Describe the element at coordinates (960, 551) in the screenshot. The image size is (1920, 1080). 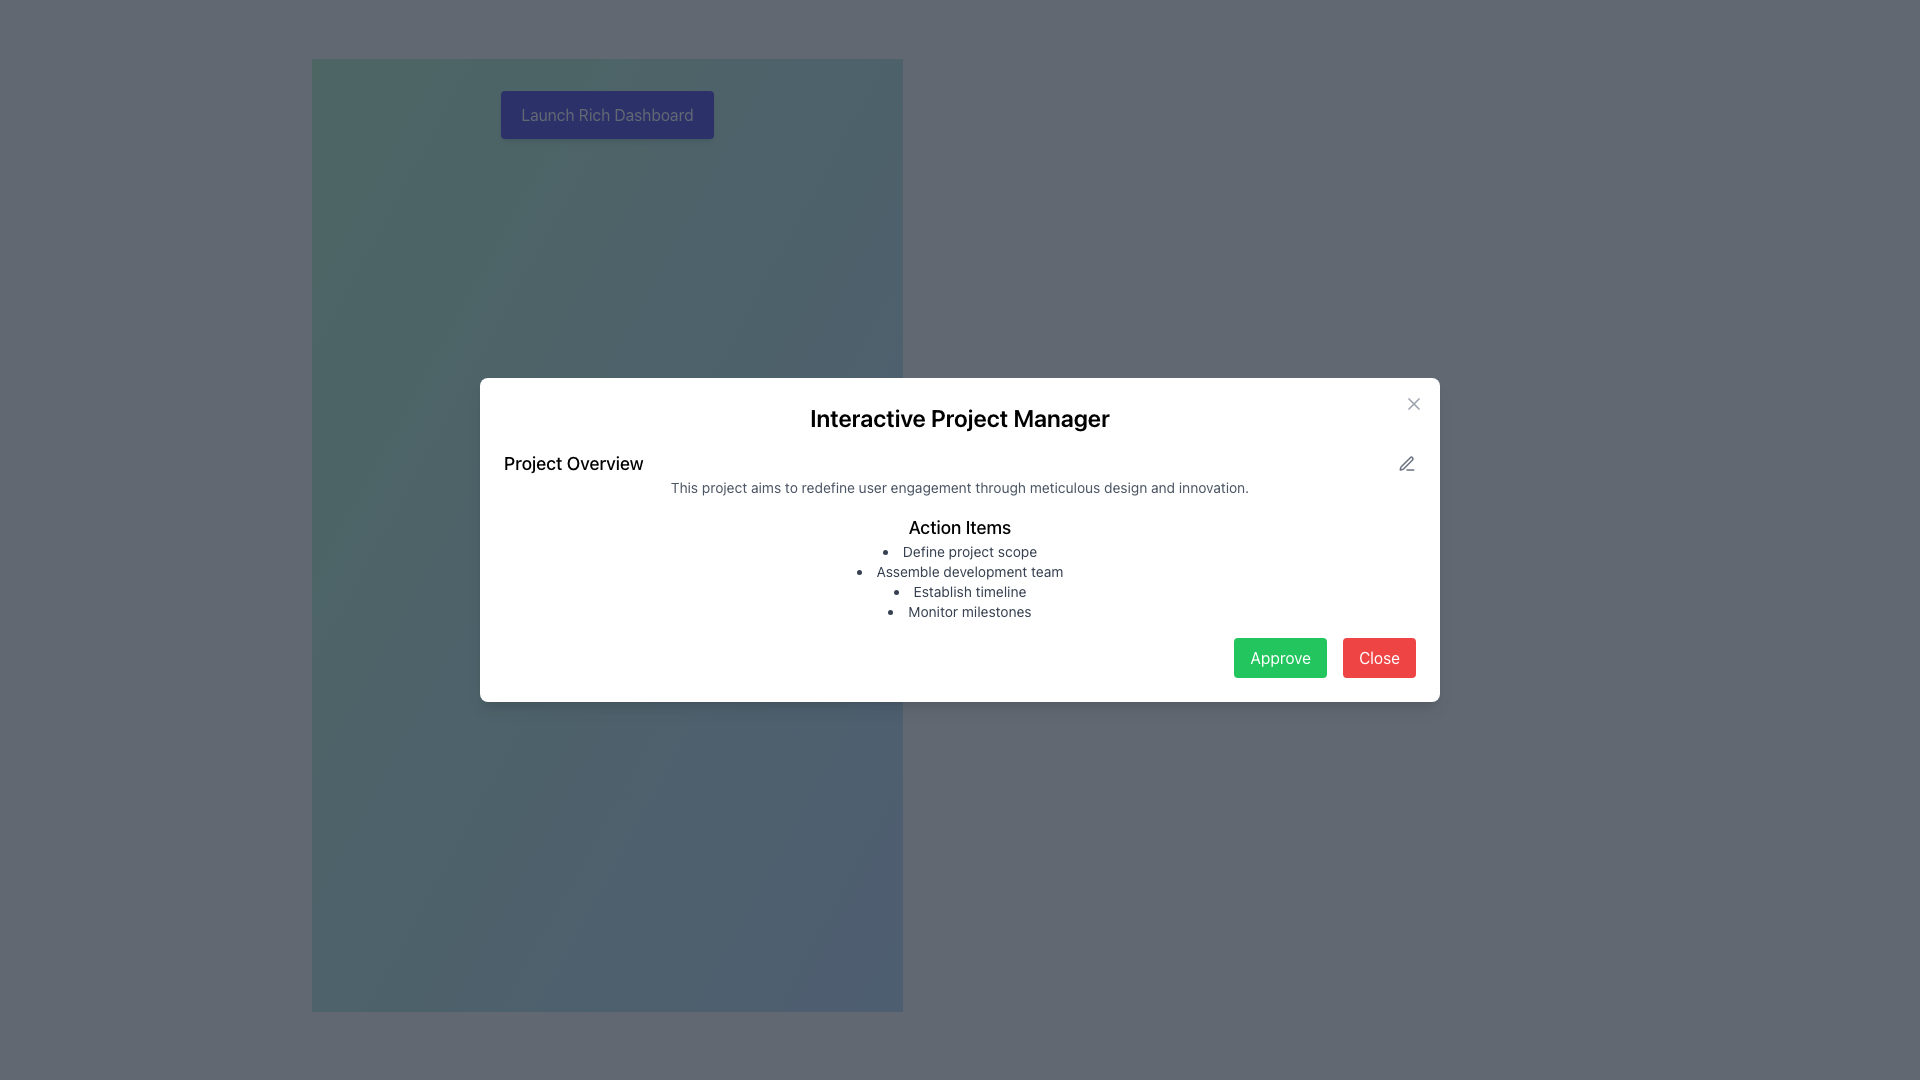
I see `first task in the 'Action Items' list within the 'Interactive Project Manager' modal window, which is a Text element presented as a bullet point` at that location.